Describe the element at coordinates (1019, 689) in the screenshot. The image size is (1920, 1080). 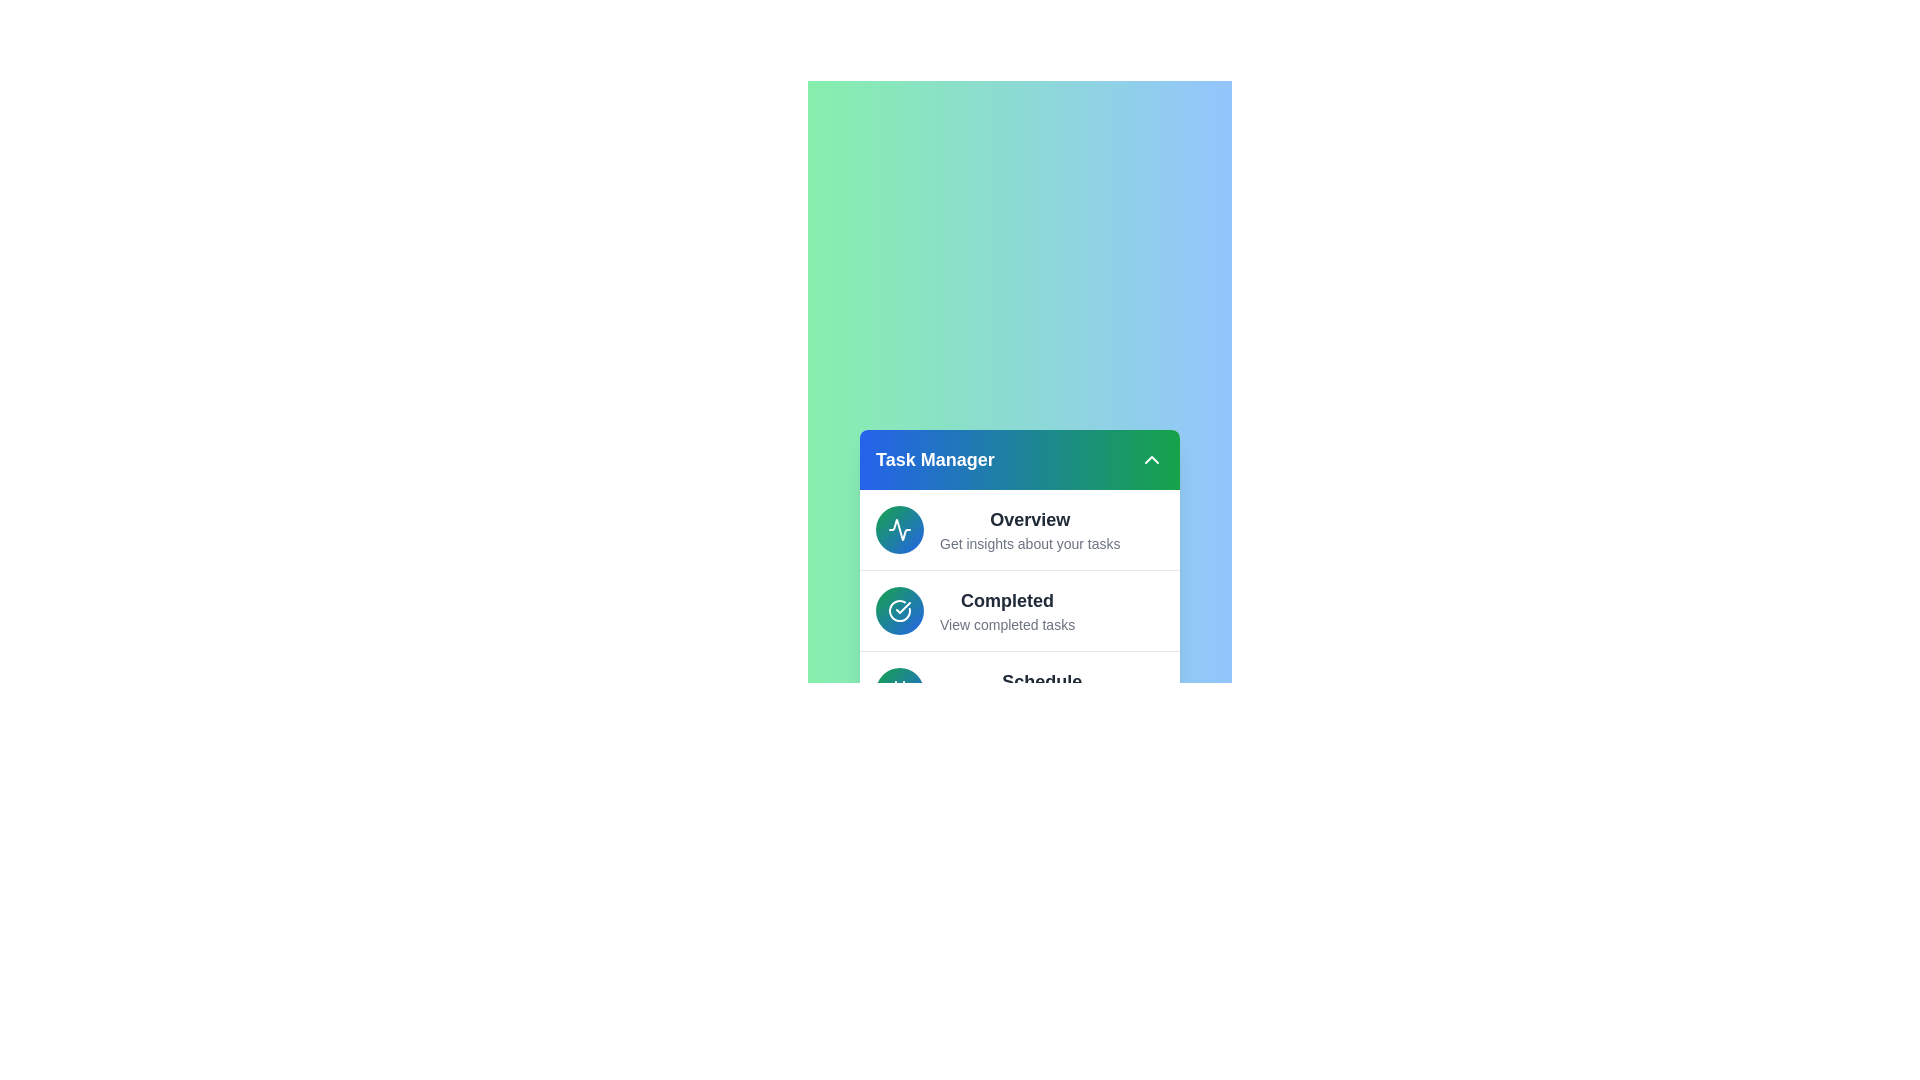
I see `the list item corresponding to the task category Schedule` at that location.